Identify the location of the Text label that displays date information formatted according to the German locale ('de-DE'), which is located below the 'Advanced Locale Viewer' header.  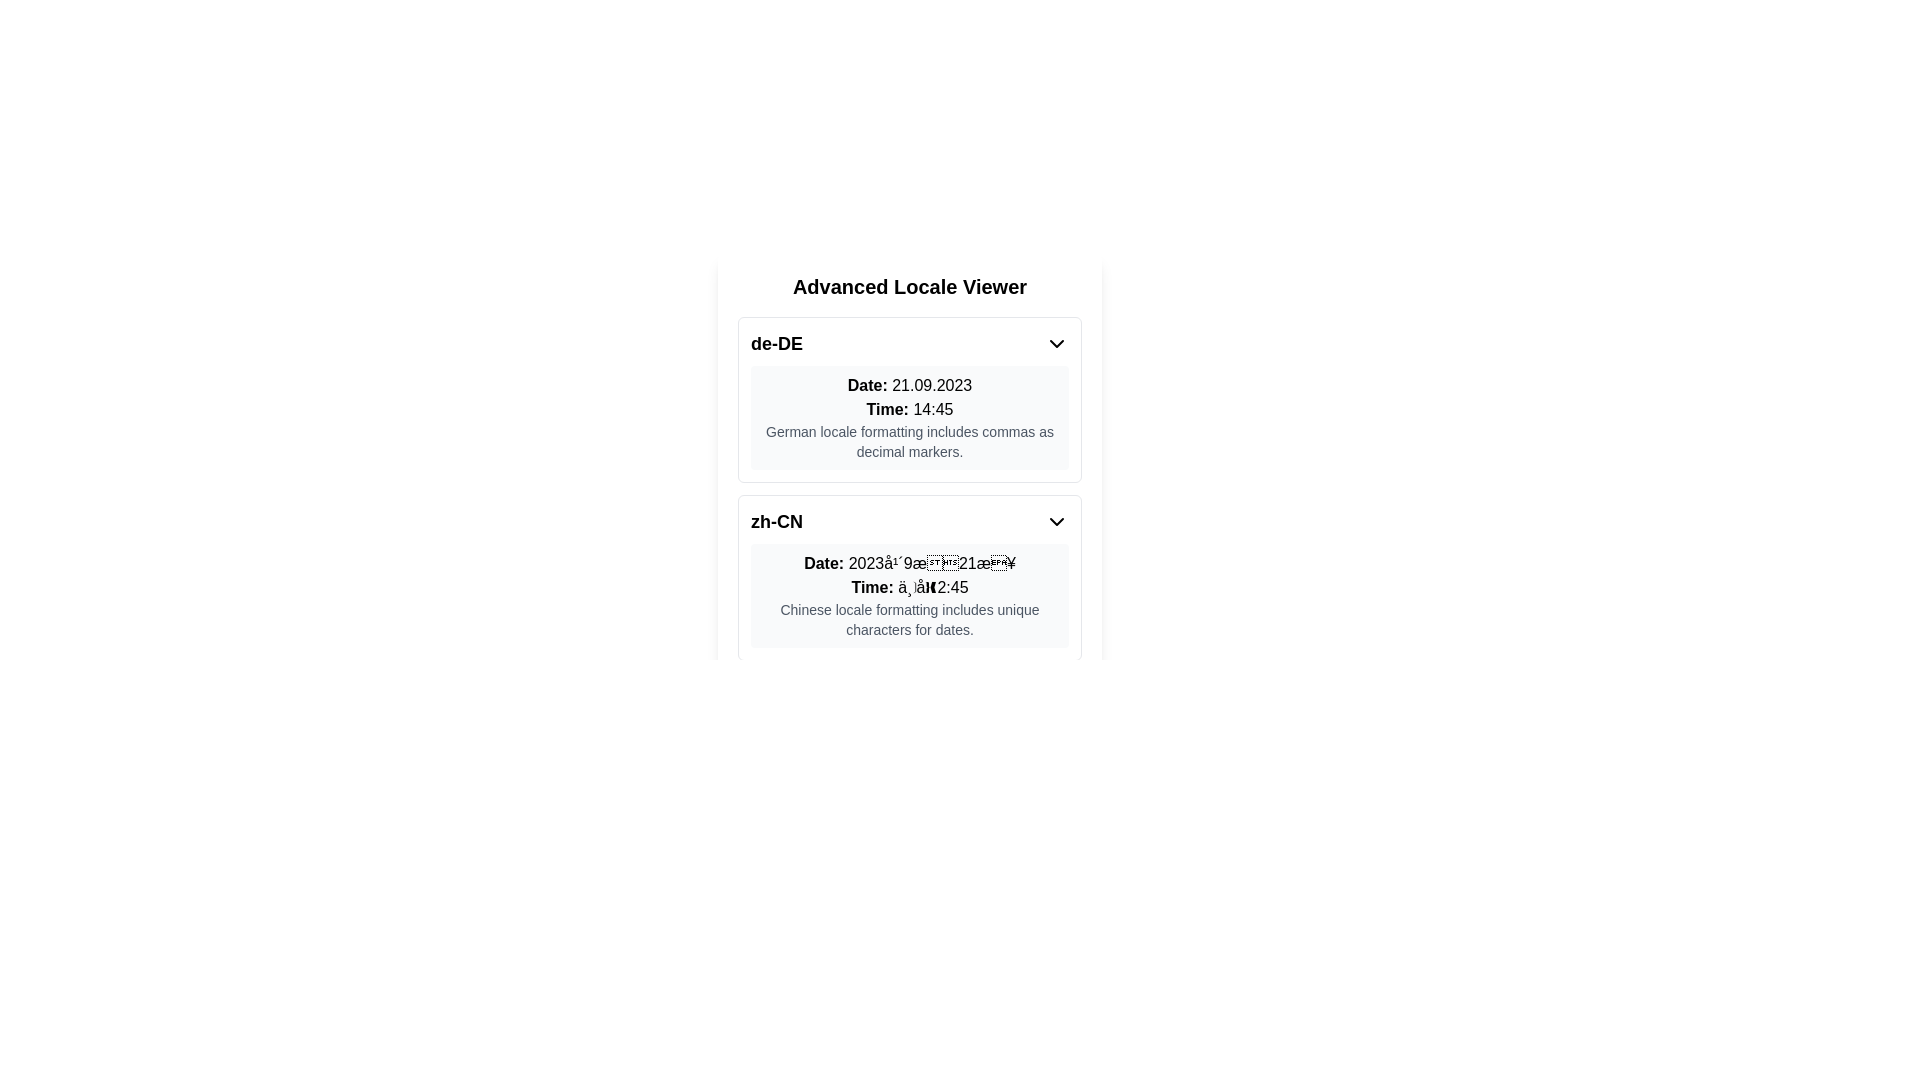
(909, 385).